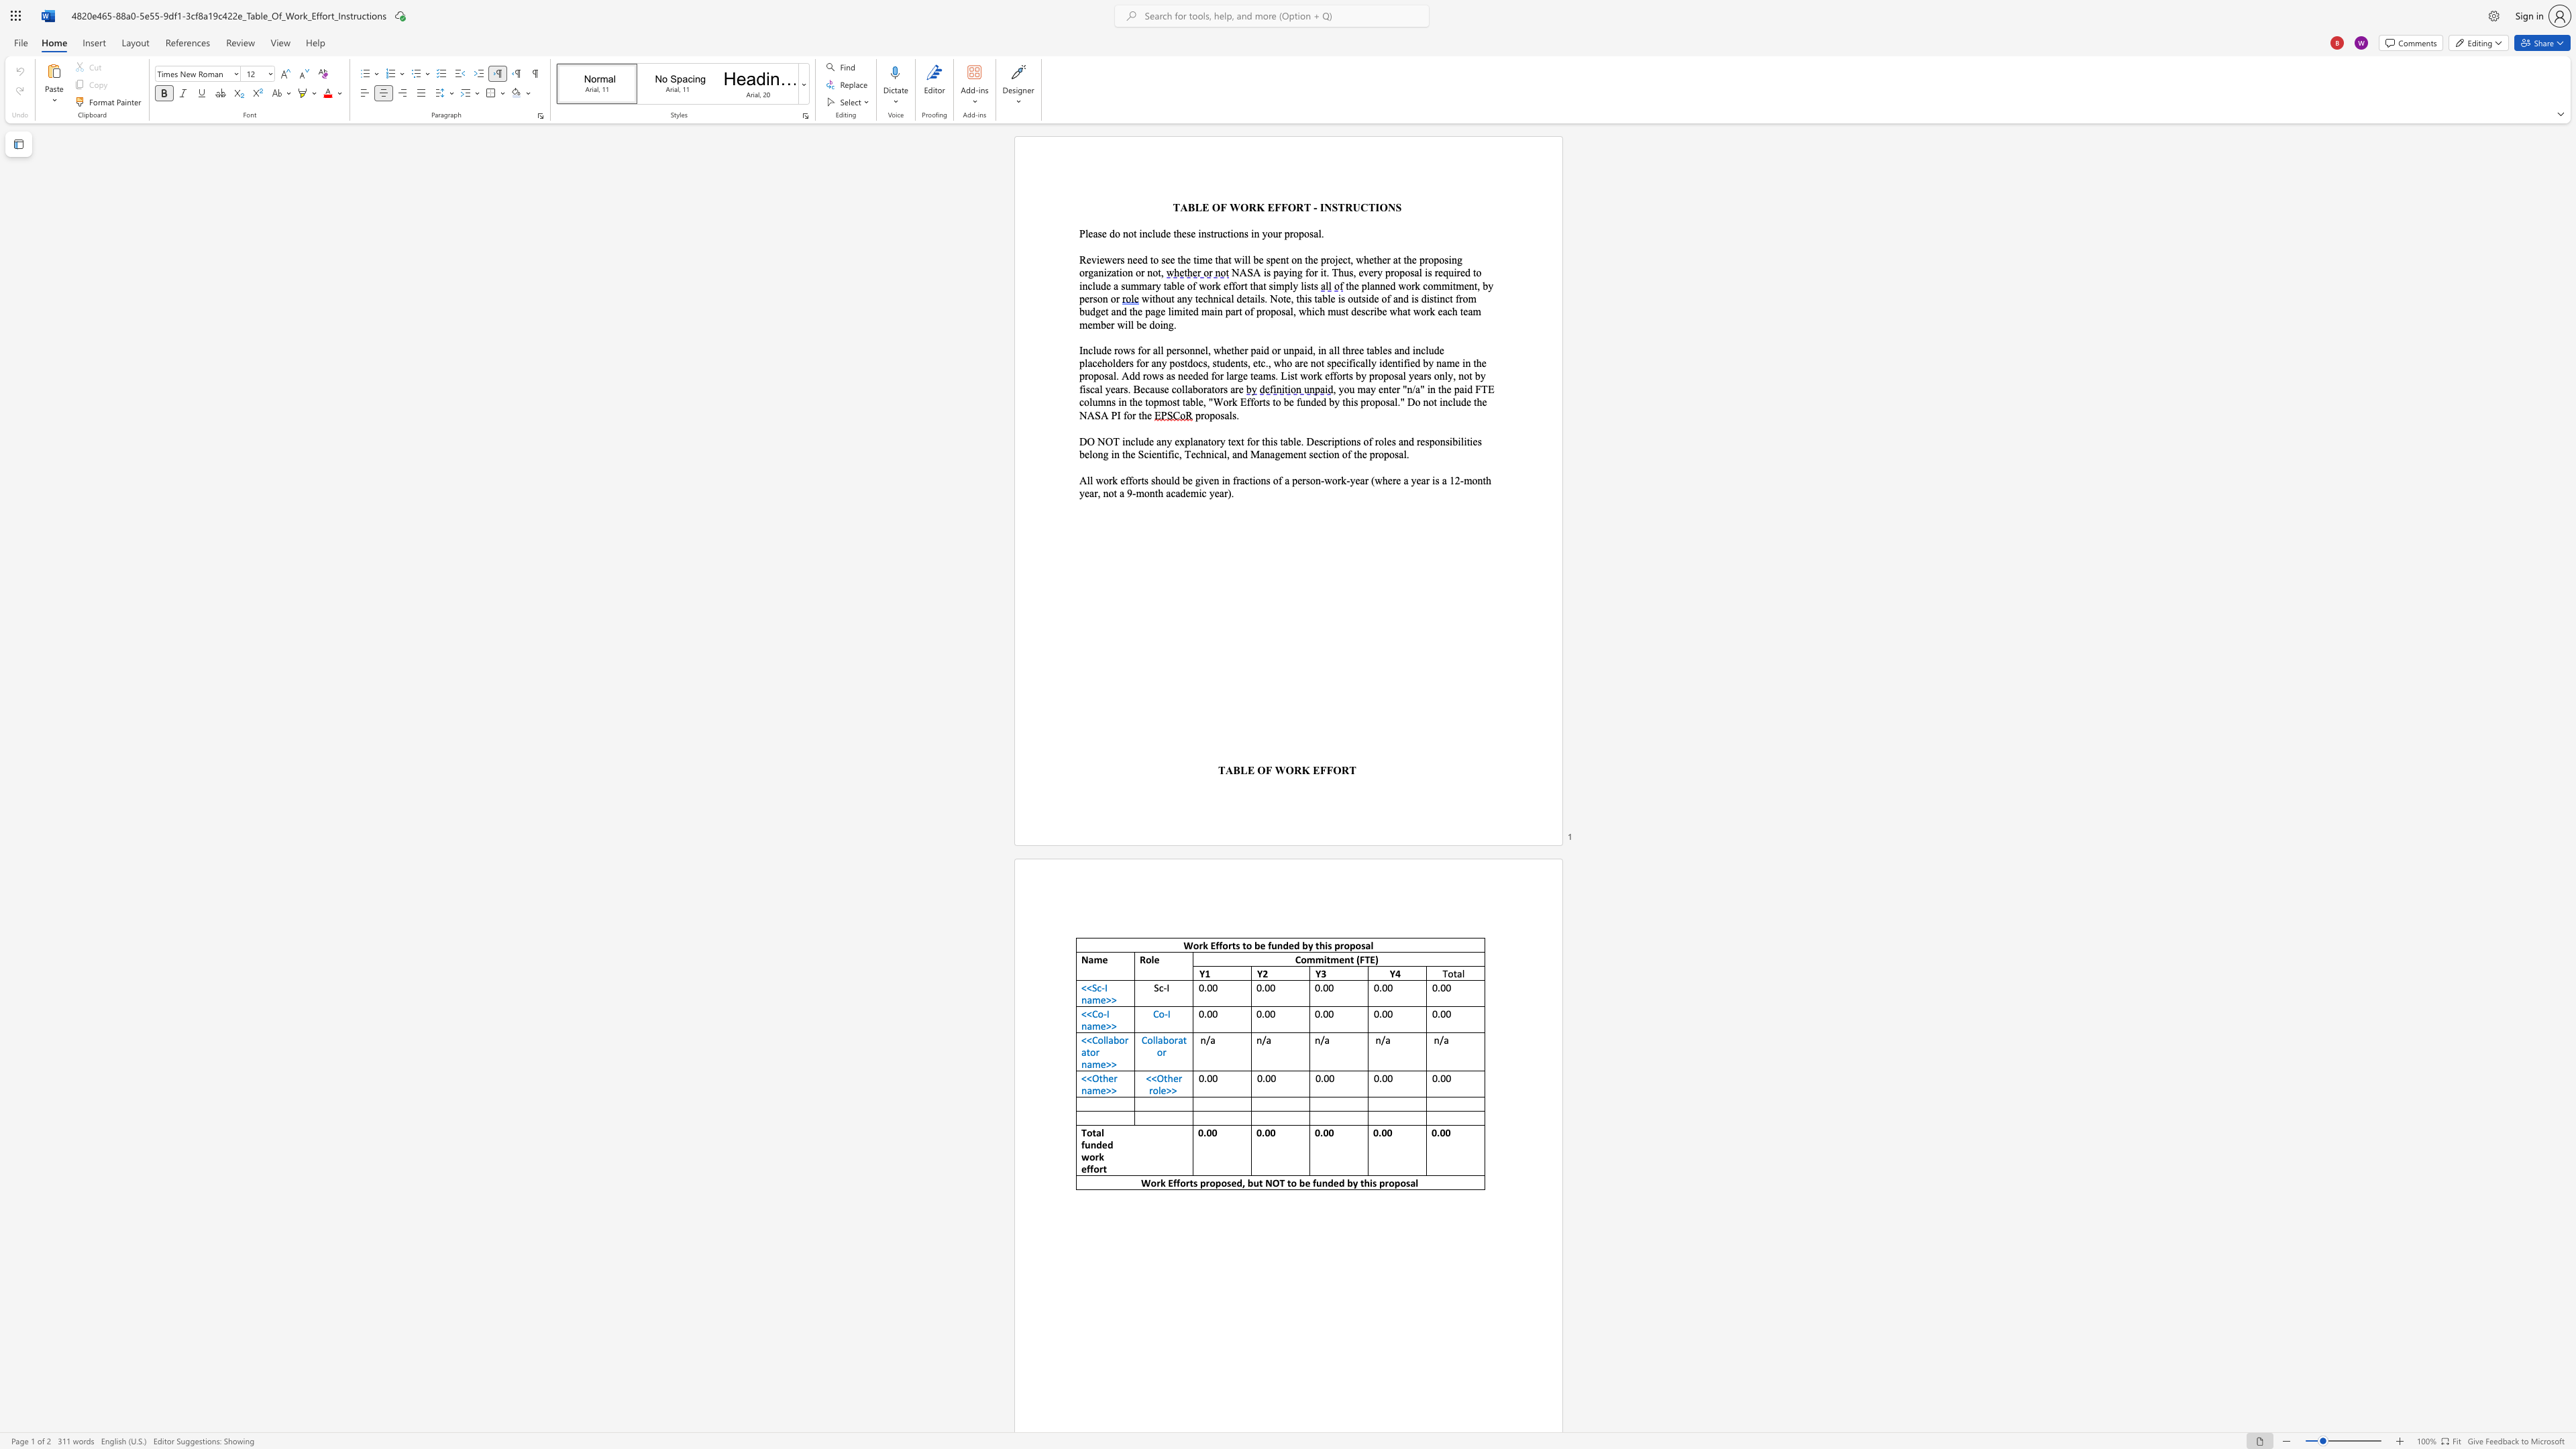 The image size is (2576, 1449). Describe the element at coordinates (1283, 233) in the screenshot. I see `the subset text "proposal" within the text "Please do not include these instructions in your proposal."` at that location.